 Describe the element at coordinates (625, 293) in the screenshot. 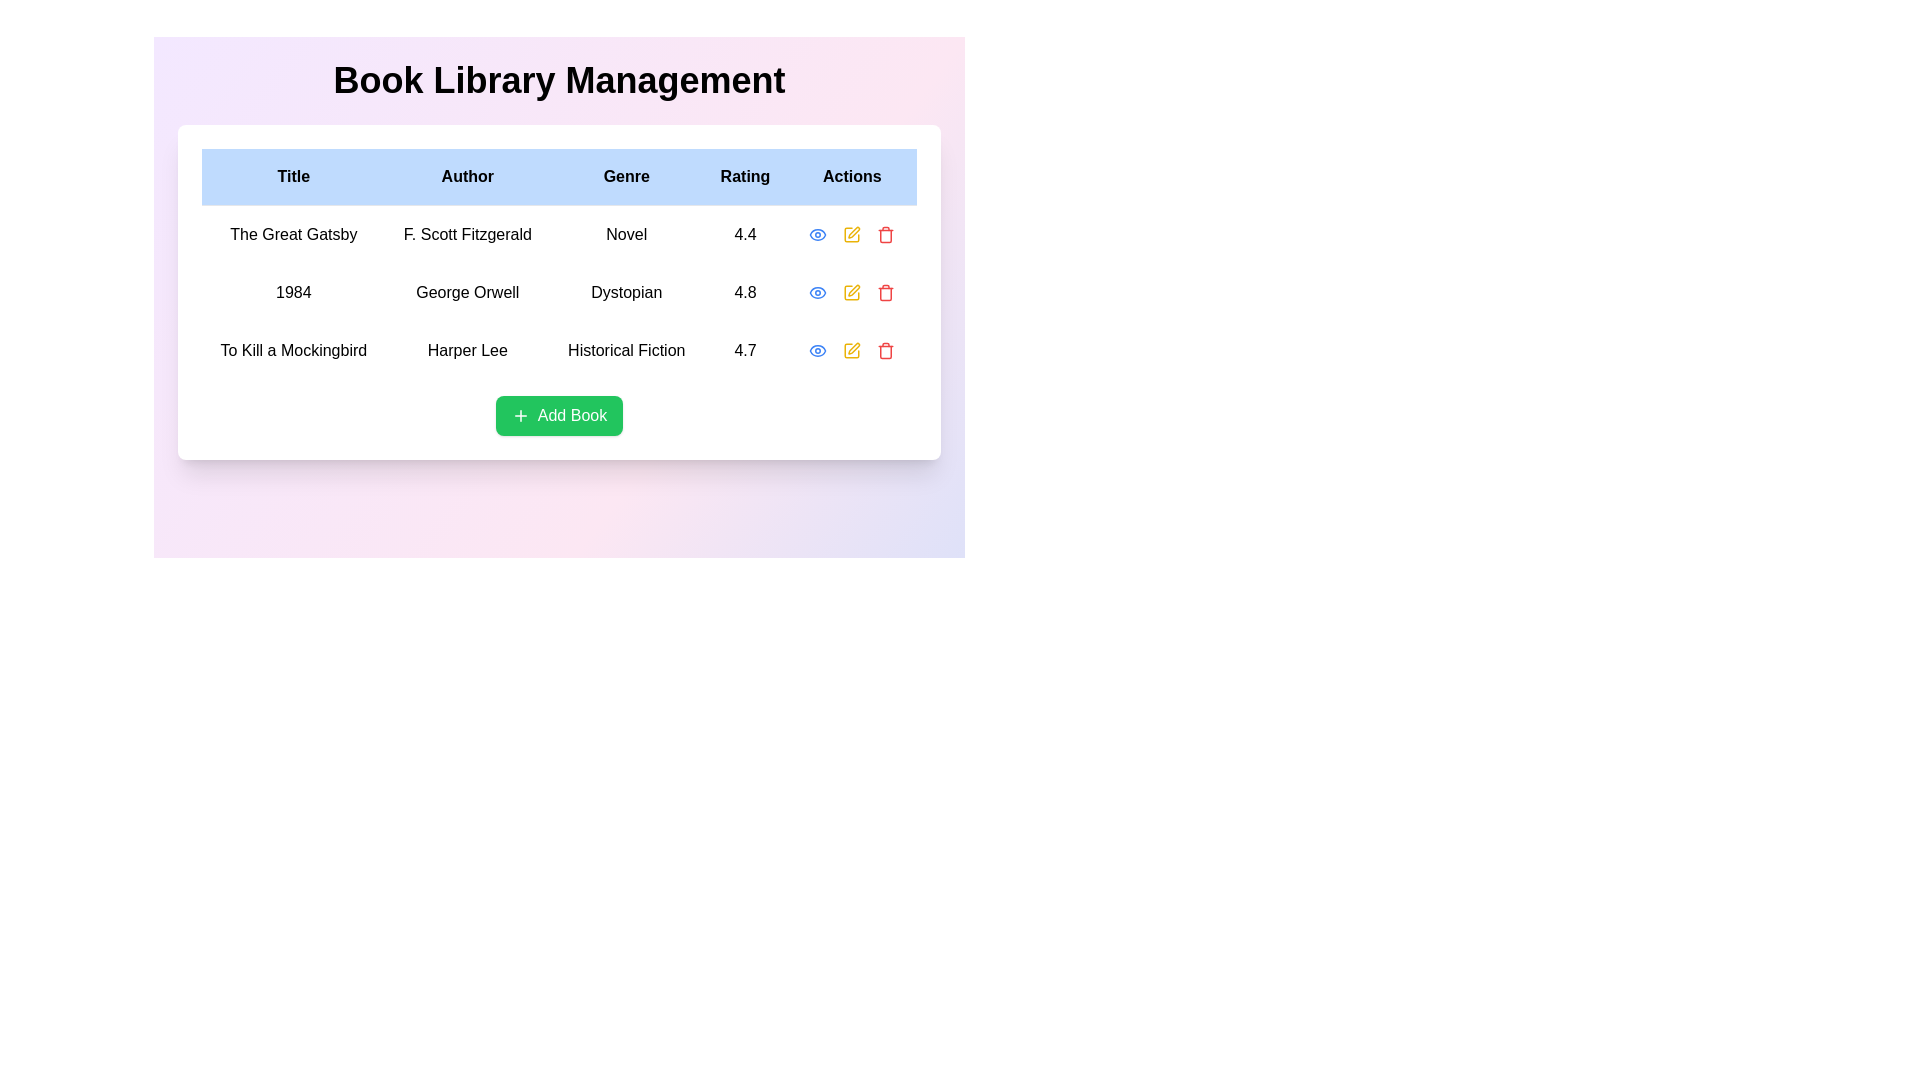

I see `text label displaying the genre of the book '1984' located in the third column of the second row under the 'Genre' column` at that location.